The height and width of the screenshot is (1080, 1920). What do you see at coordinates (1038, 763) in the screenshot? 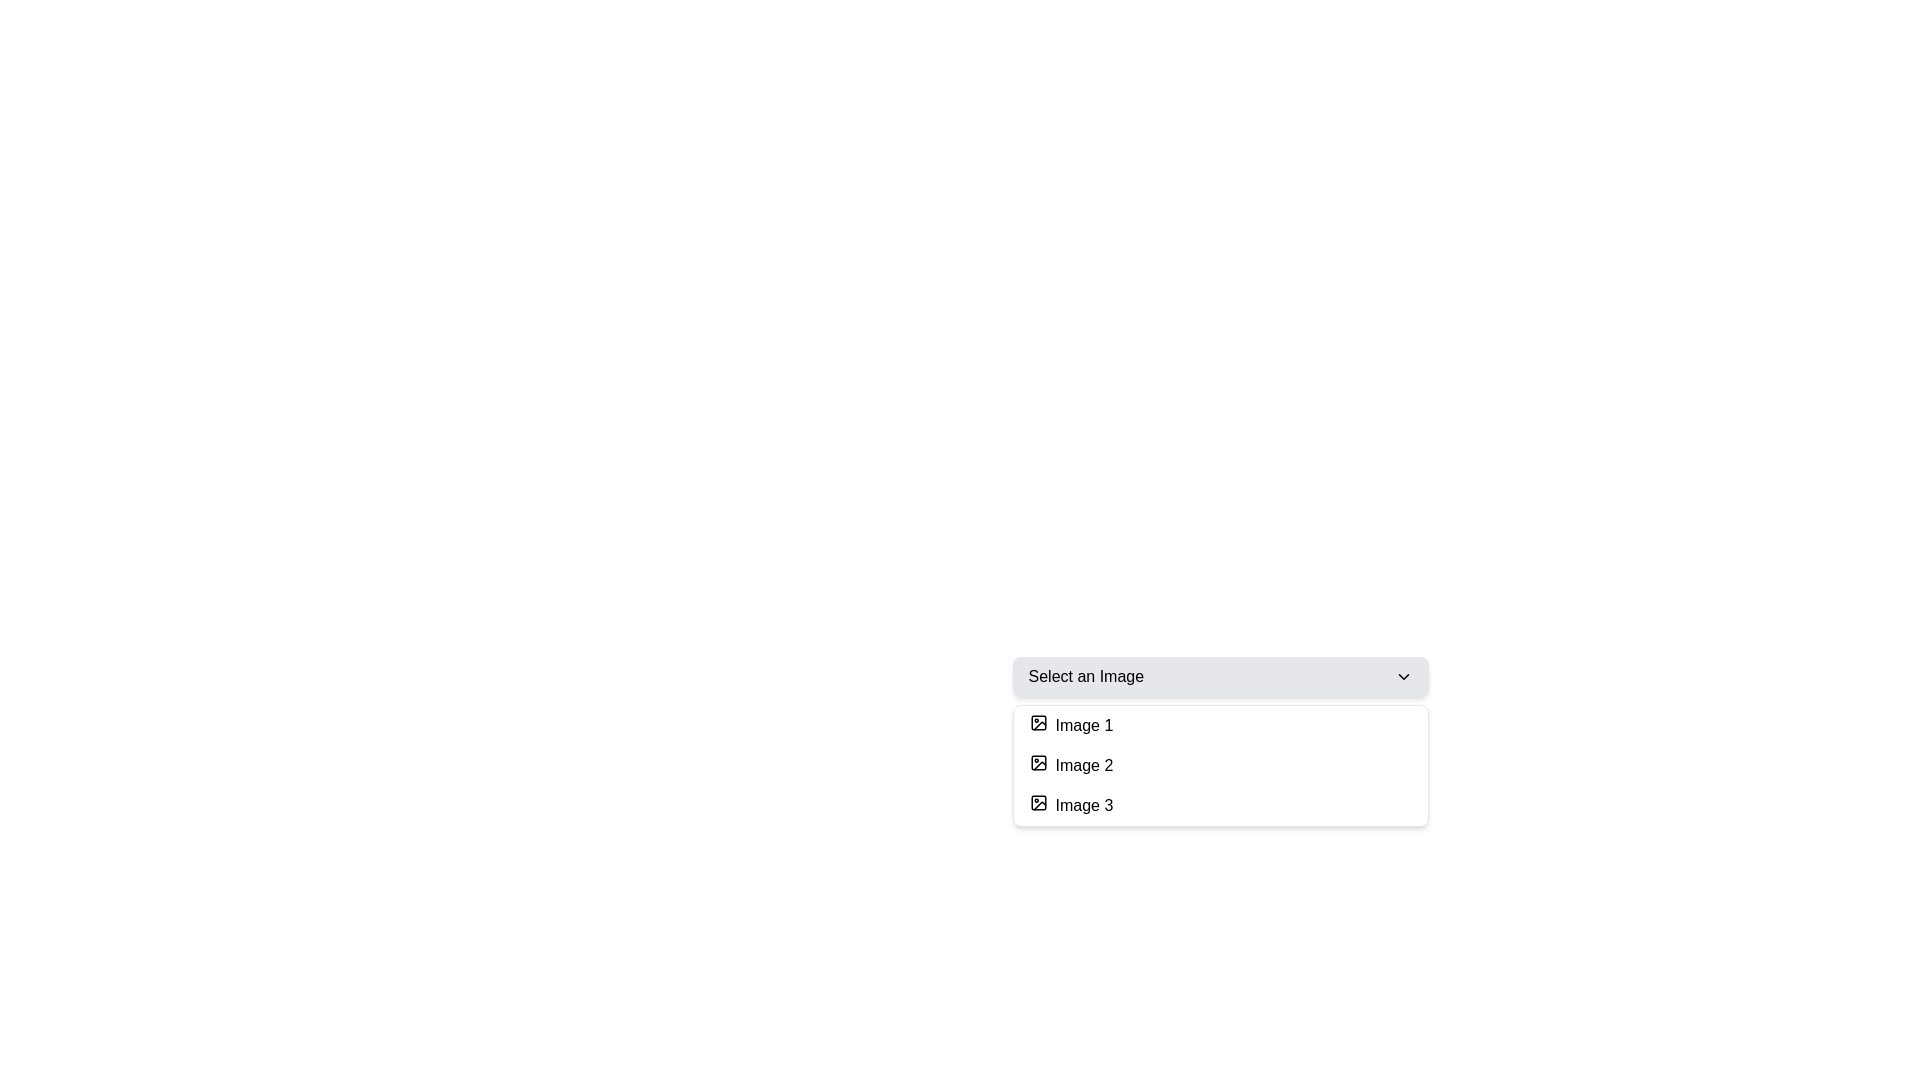
I see `the small graphical icon representing an image located inside the dropdown menu under the option labeled 'Image 2', preceding the option's text` at bounding box center [1038, 763].